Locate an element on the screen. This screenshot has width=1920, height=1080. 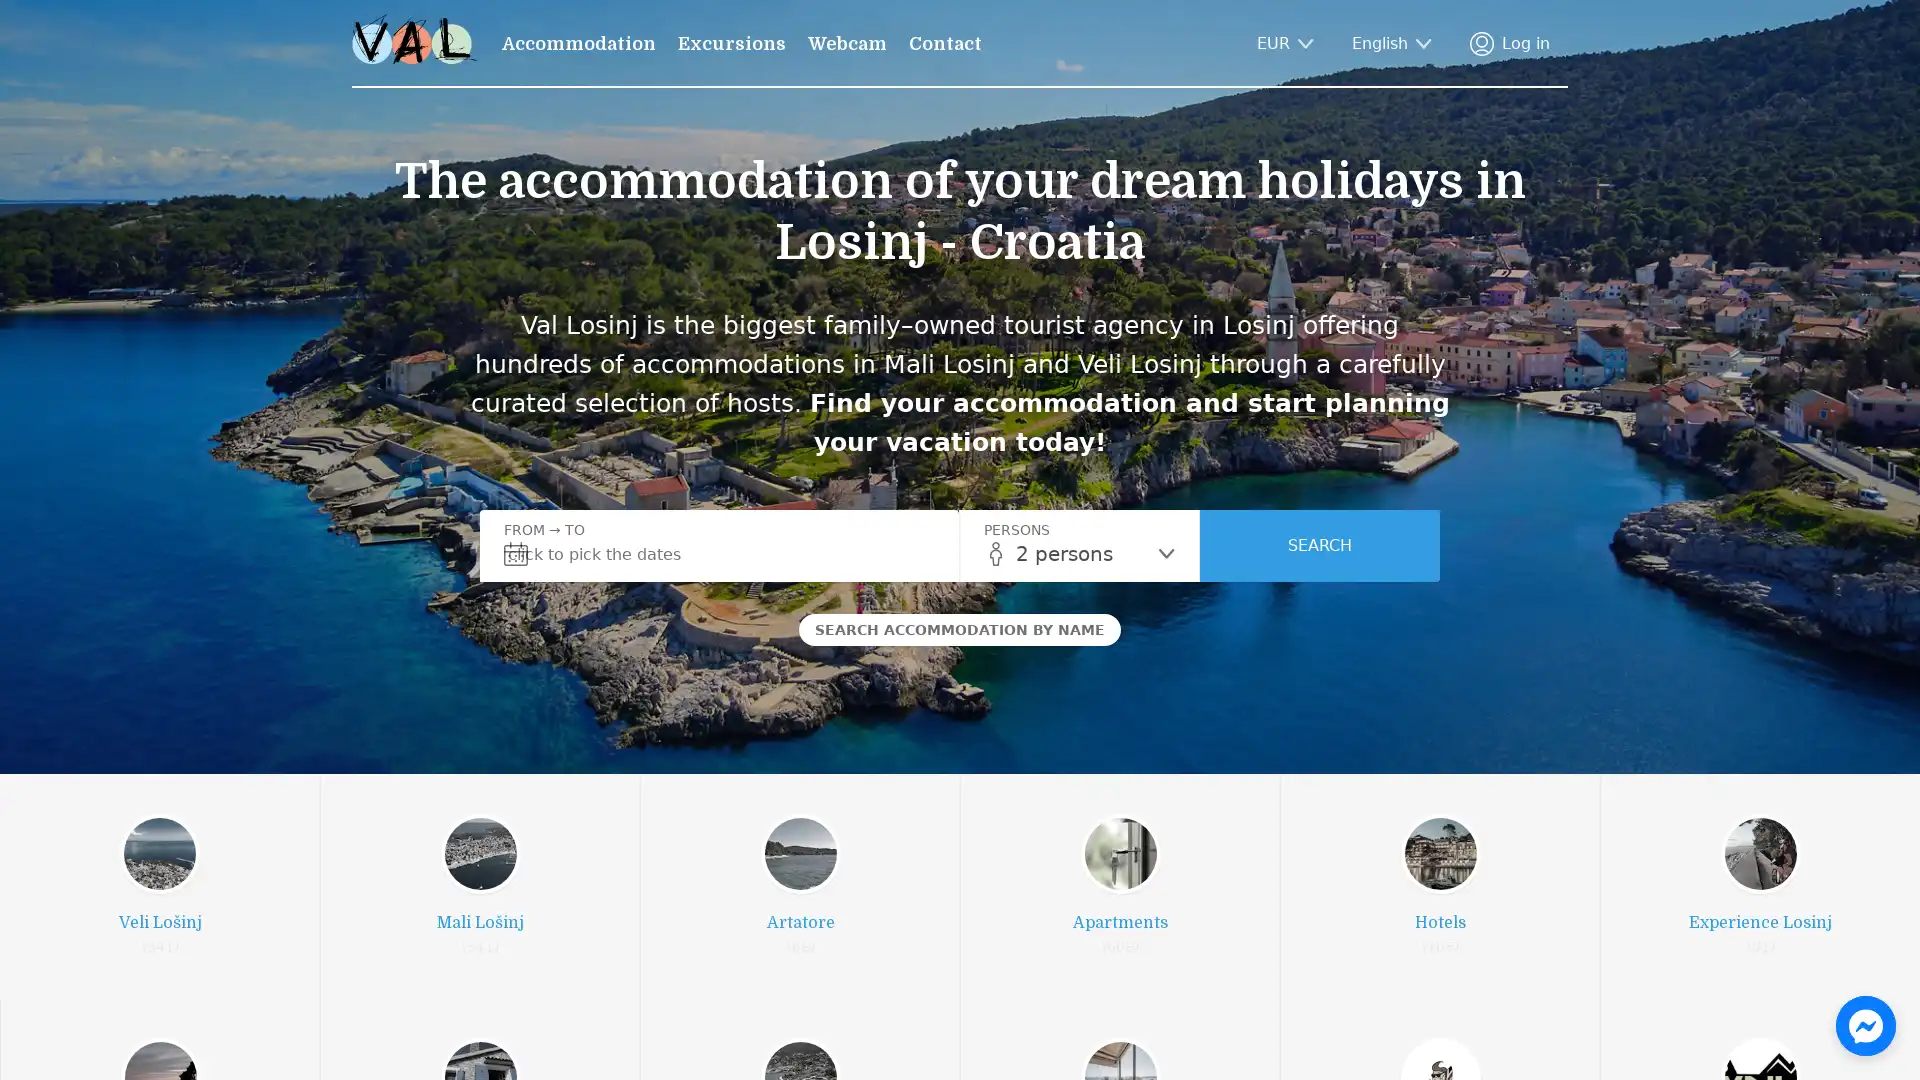
SEARCH is located at coordinates (1320, 546).